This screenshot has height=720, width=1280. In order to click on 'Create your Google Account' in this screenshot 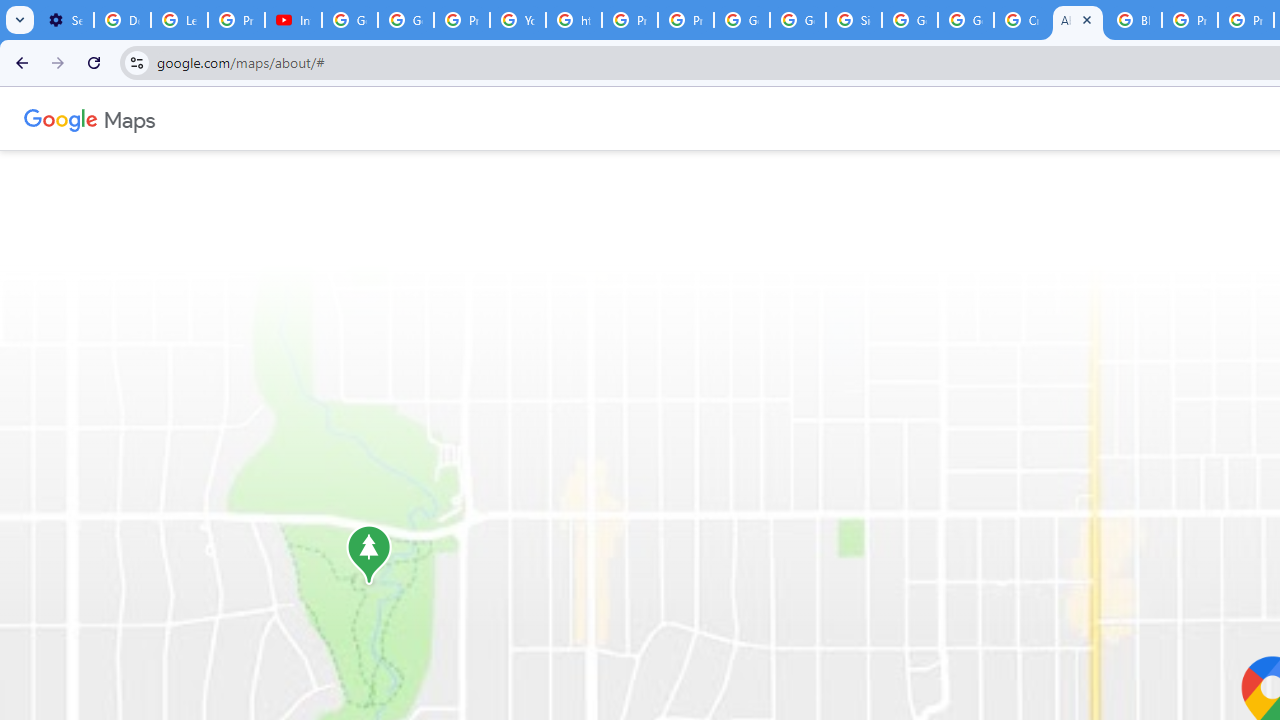, I will do `click(1022, 20)`.